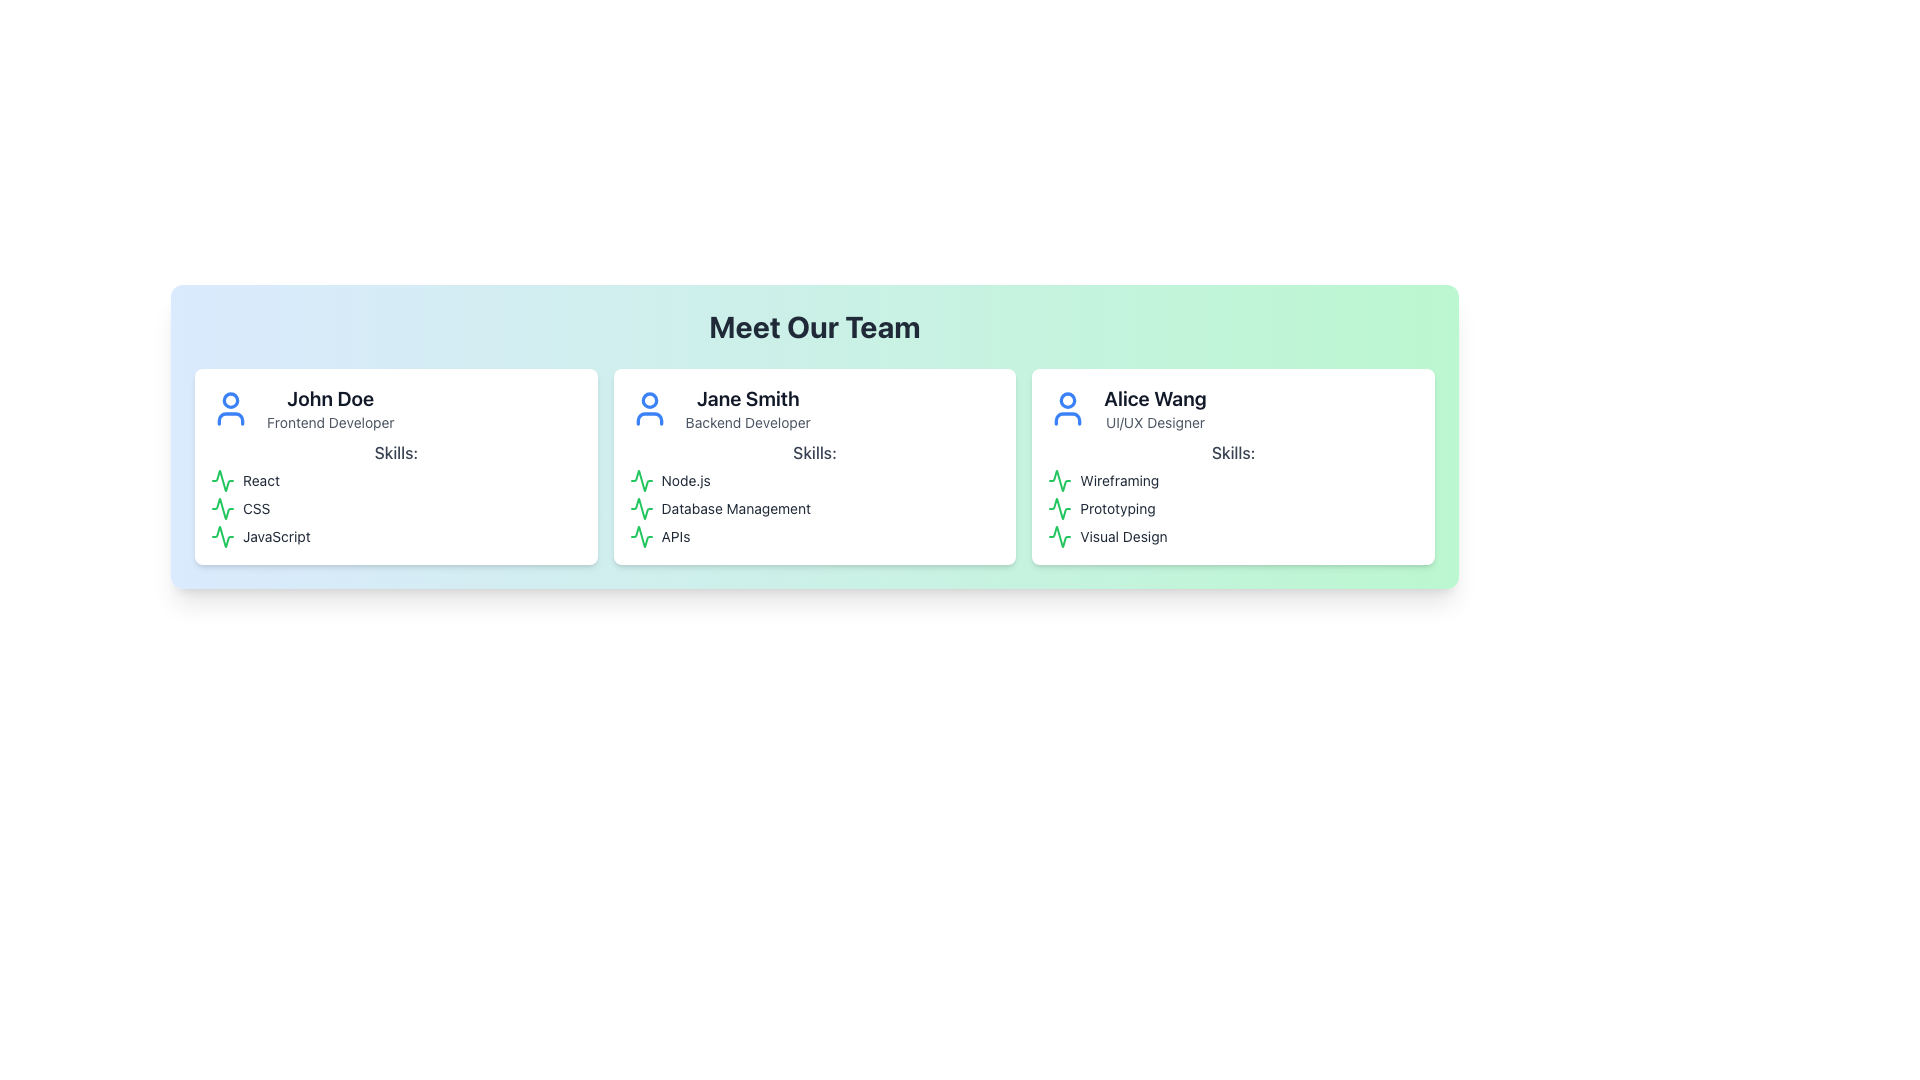  What do you see at coordinates (815, 466) in the screenshot?
I see `the second team member's Informational Card for rearrangement within the 'Meet Our Team' section of the UI` at bounding box center [815, 466].